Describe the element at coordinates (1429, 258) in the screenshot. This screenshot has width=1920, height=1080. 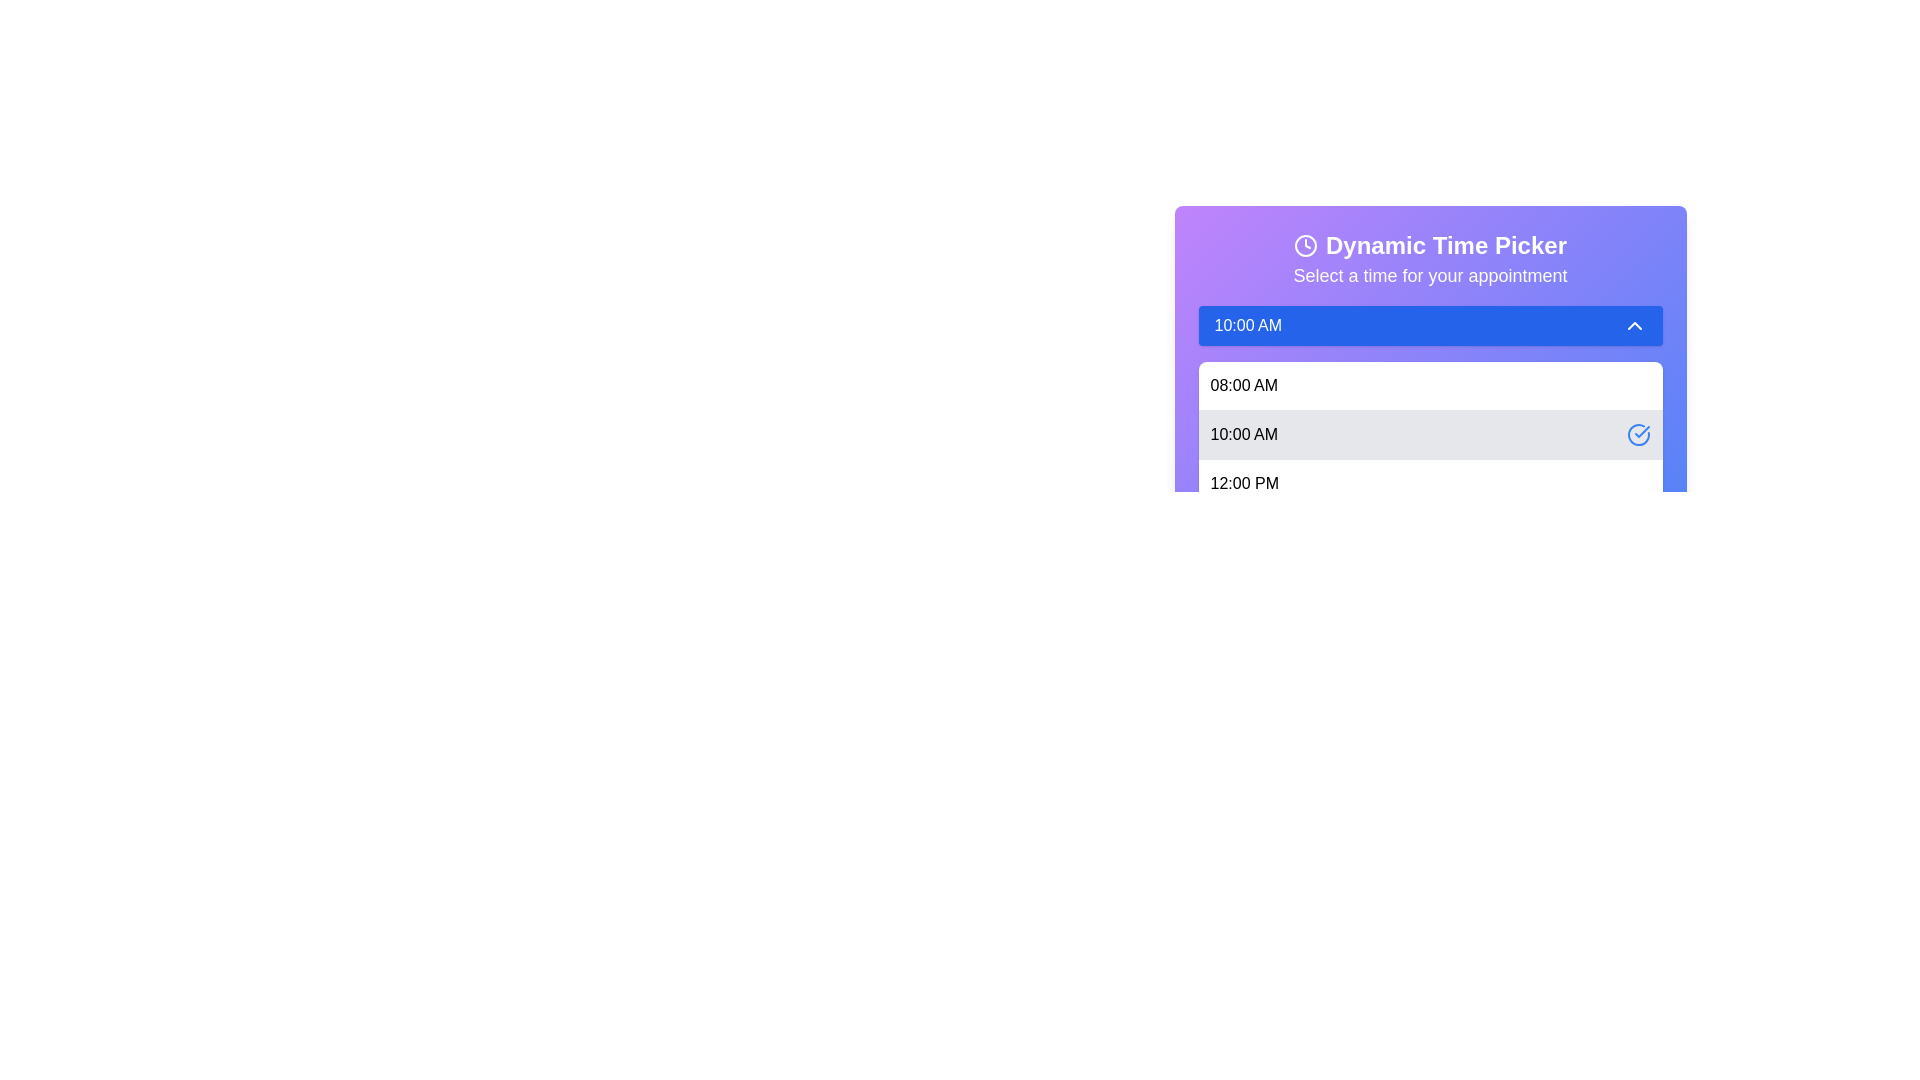
I see `the header section styled with a gradient background that includes a clock icon and the title 'Dynamic Time Picker' with the subtitle 'Select a time for your appointment'` at that location.